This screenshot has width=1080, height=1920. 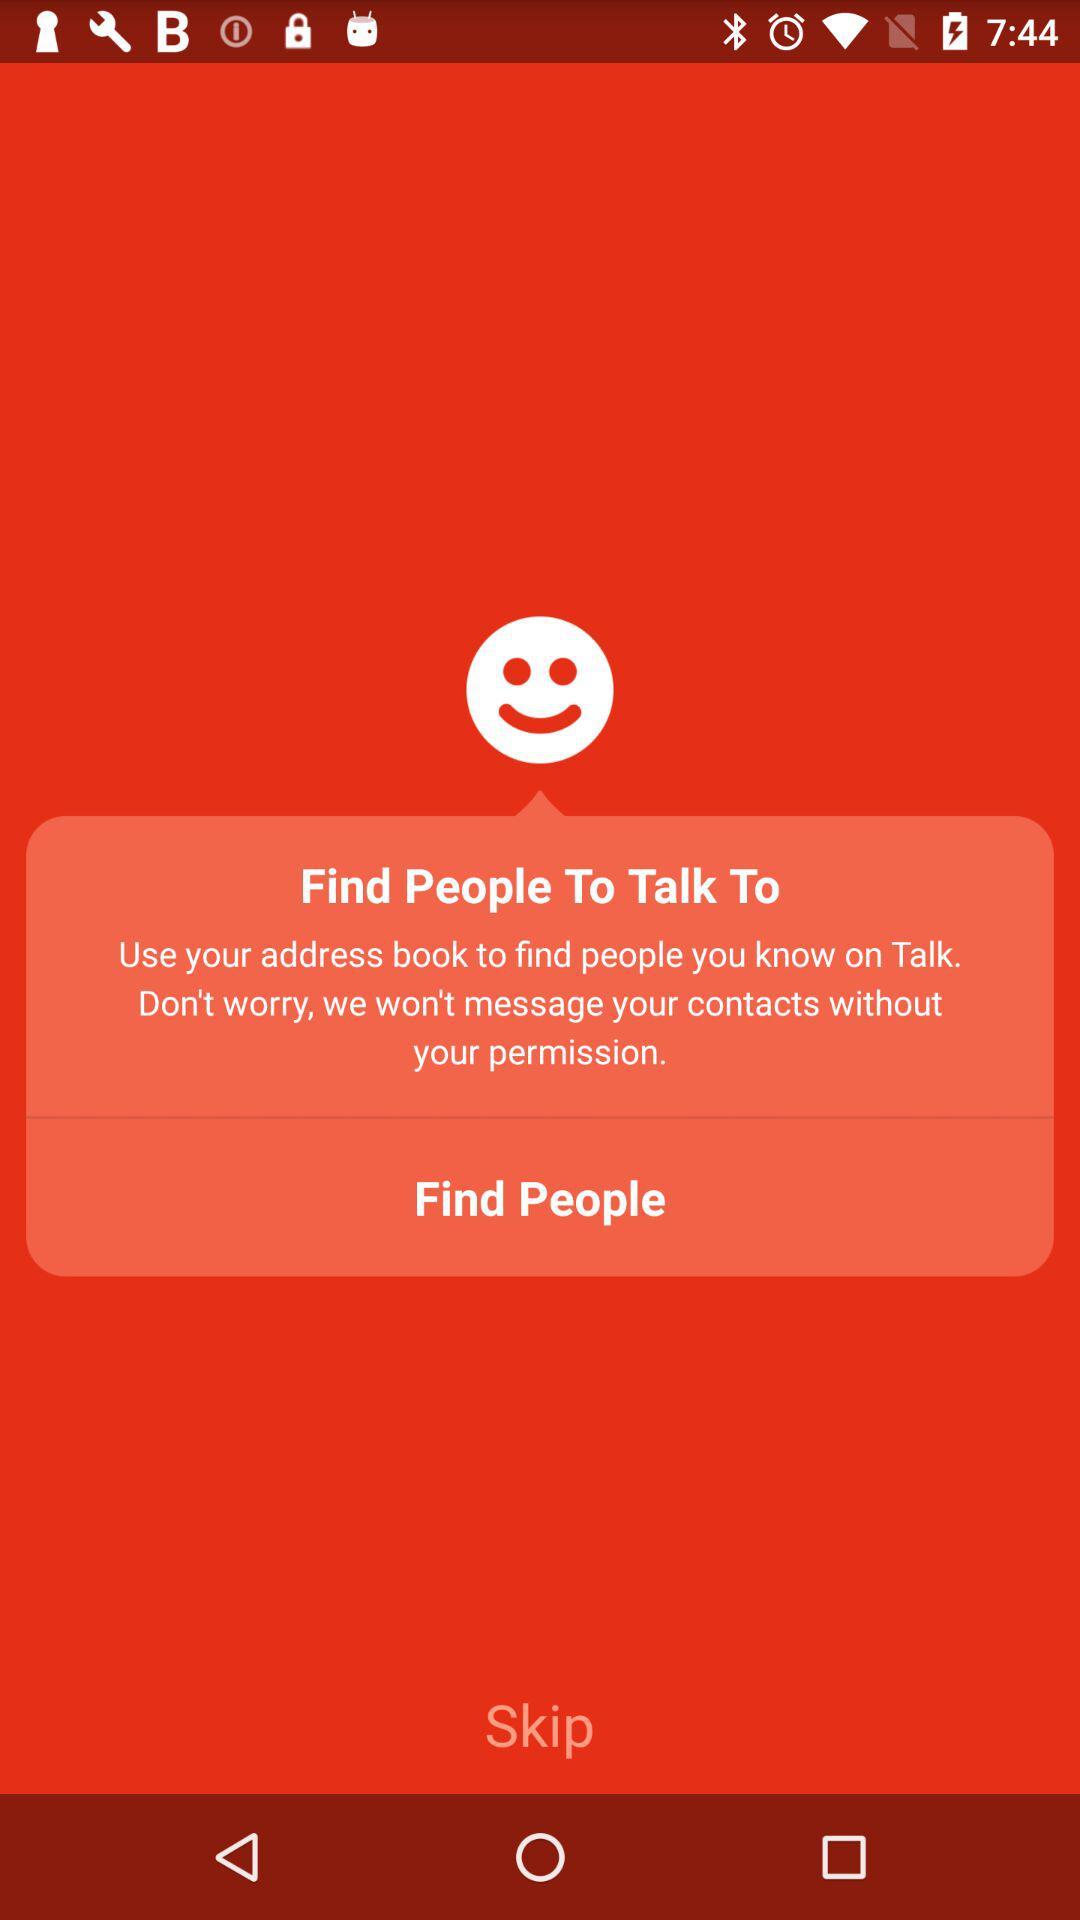 What do you see at coordinates (538, 1722) in the screenshot?
I see `the skip icon` at bounding box center [538, 1722].